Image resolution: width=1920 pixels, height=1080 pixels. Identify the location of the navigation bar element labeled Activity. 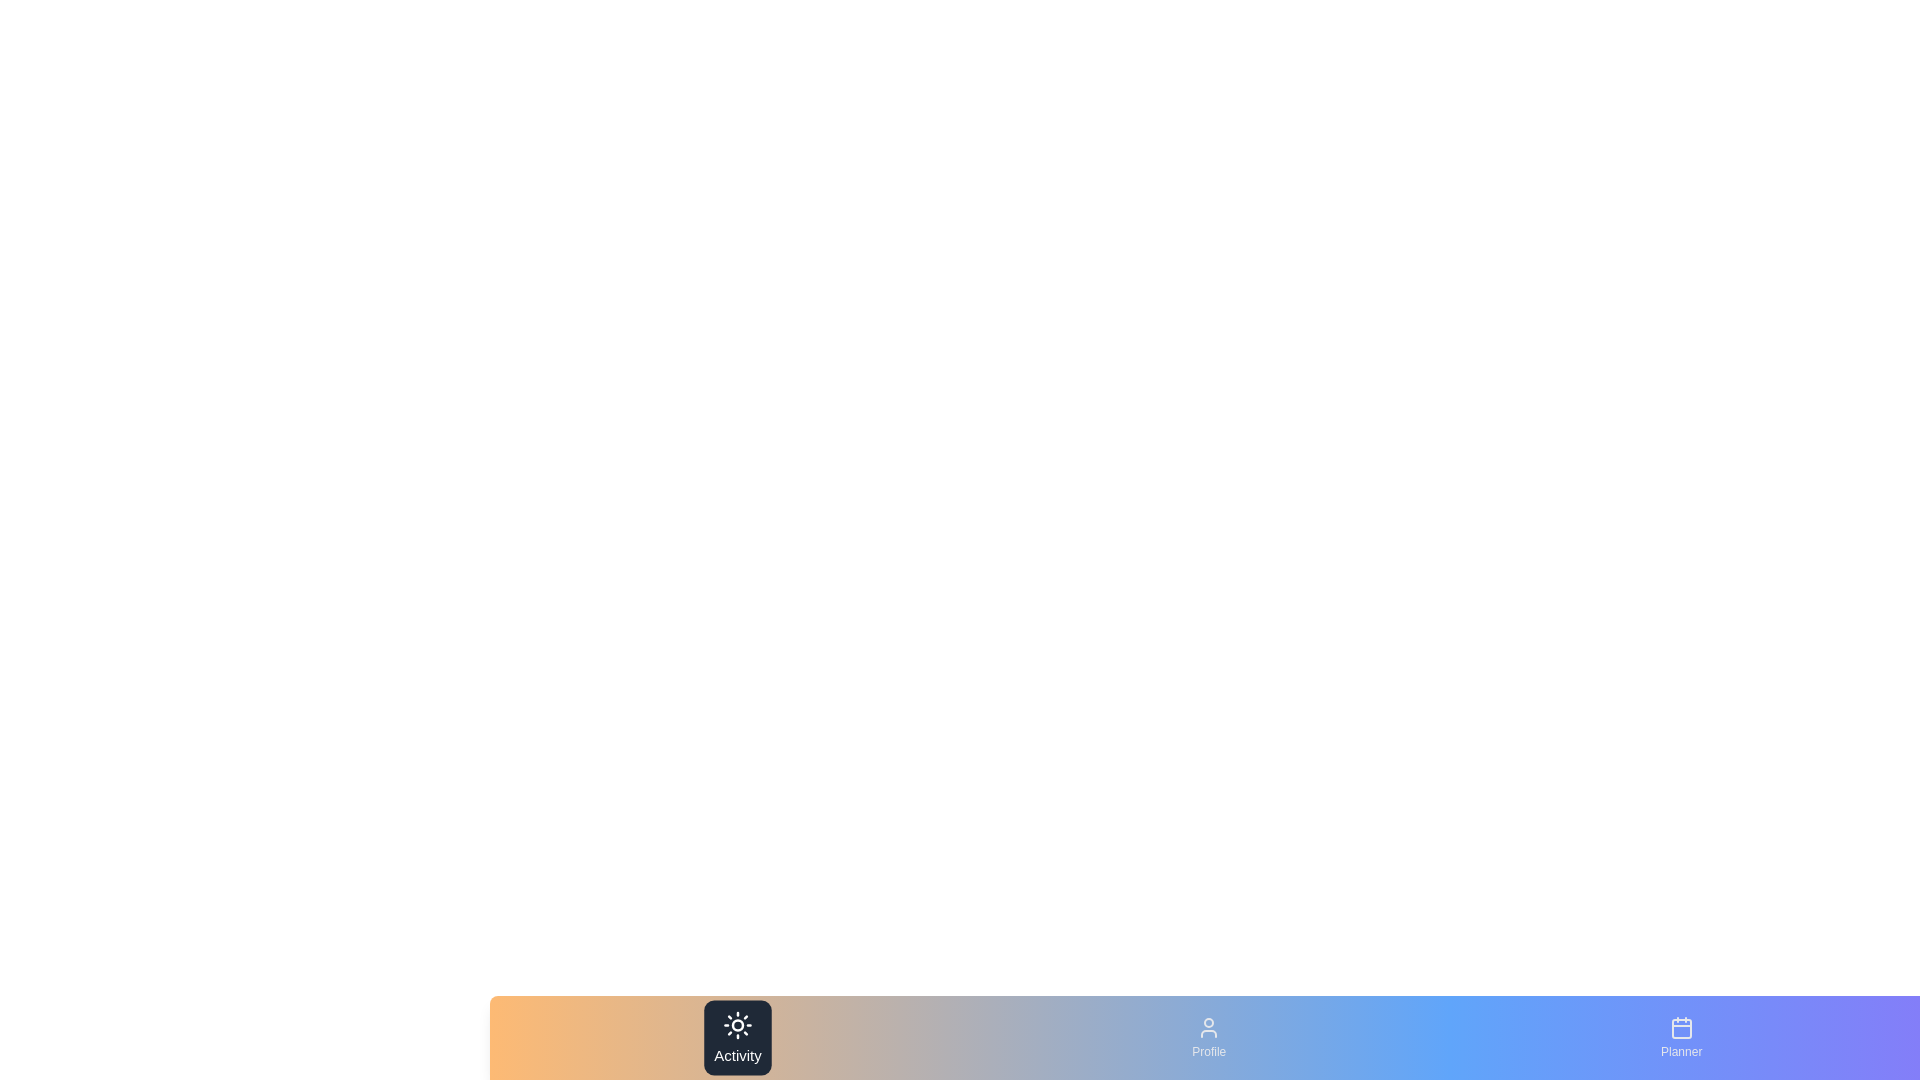
(737, 1036).